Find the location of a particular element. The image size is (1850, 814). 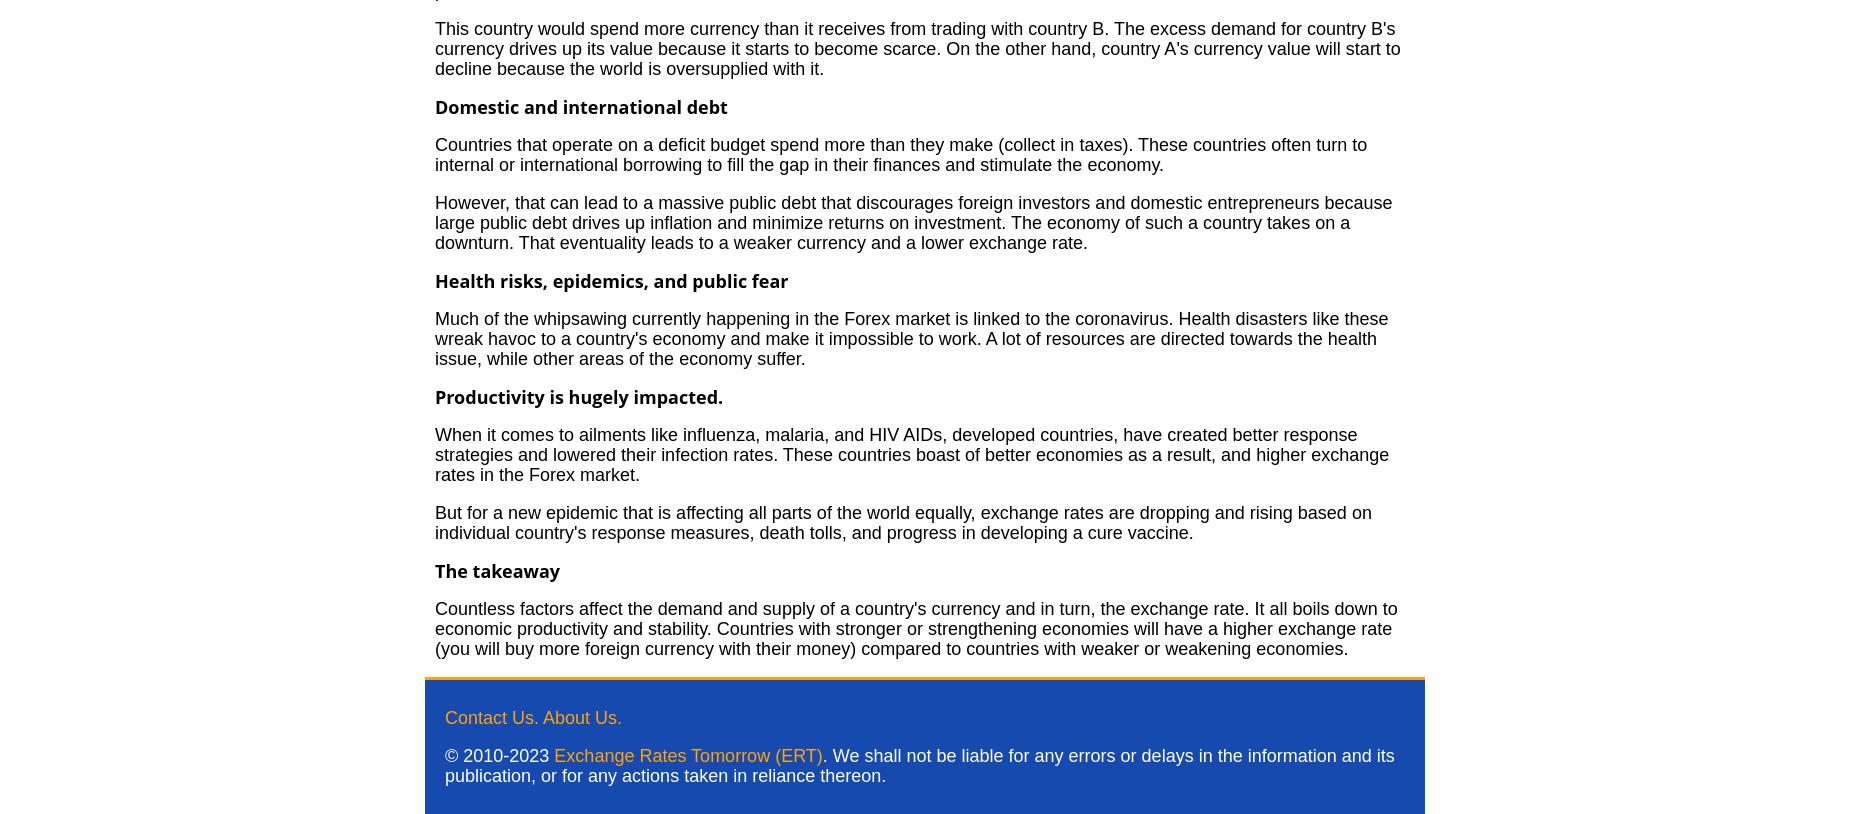

'Countries that operate on a deficit budget spend more than they make (collect in taxes). These countries often turn to internal or international borrowing to fill the gap in their finances and stimulate the economy.' is located at coordinates (900, 153).